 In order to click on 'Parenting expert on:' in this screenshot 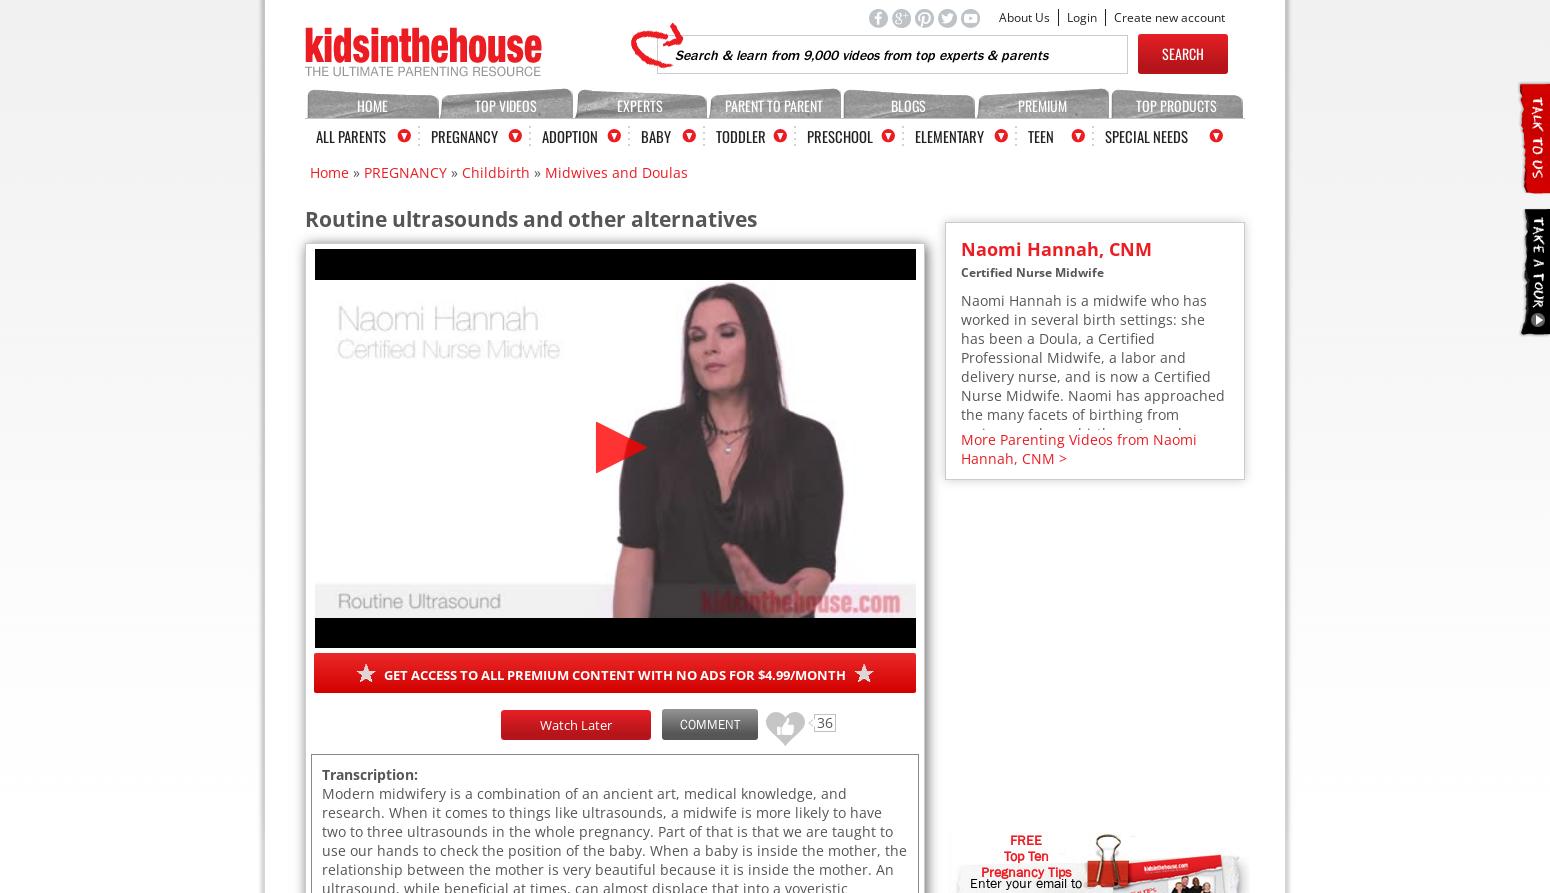, I will do `click(1031, 732)`.